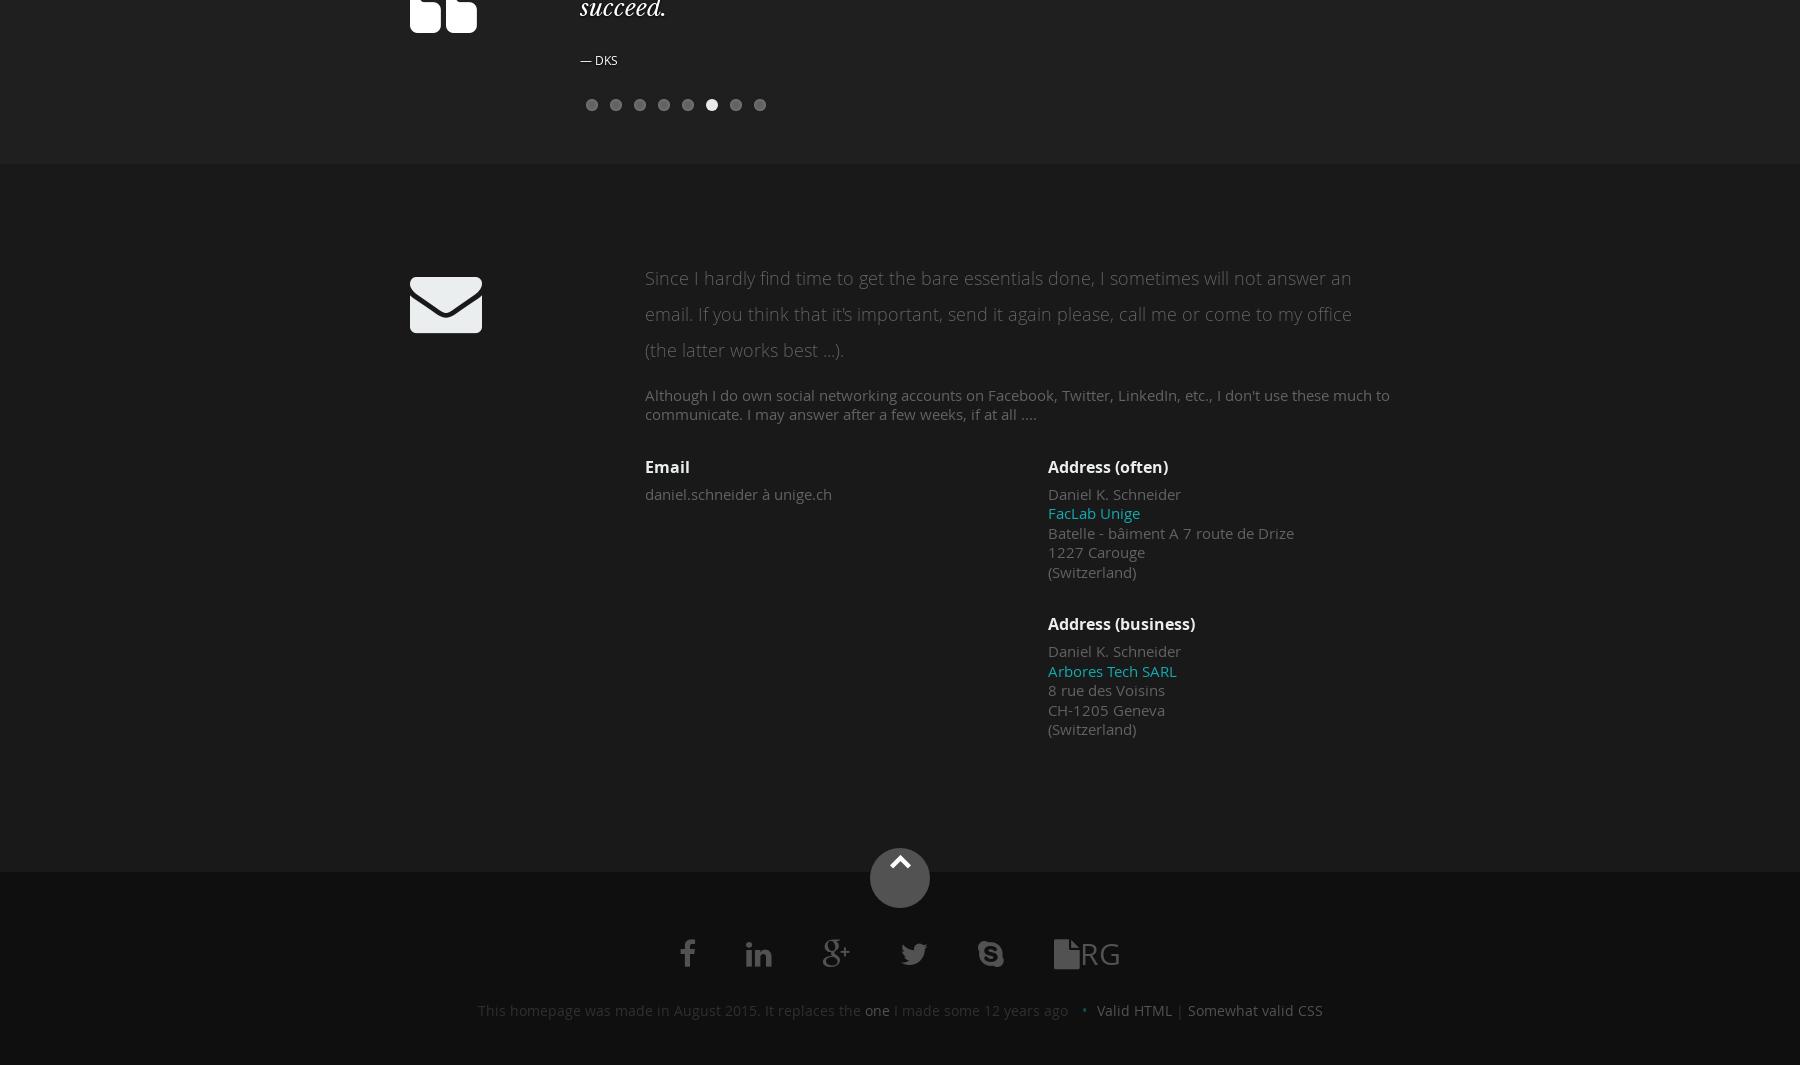 Image resolution: width=1800 pixels, height=1065 pixels. What do you see at coordinates (876, 1009) in the screenshot?
I see `'one'` at bounding box center [876, 1009].